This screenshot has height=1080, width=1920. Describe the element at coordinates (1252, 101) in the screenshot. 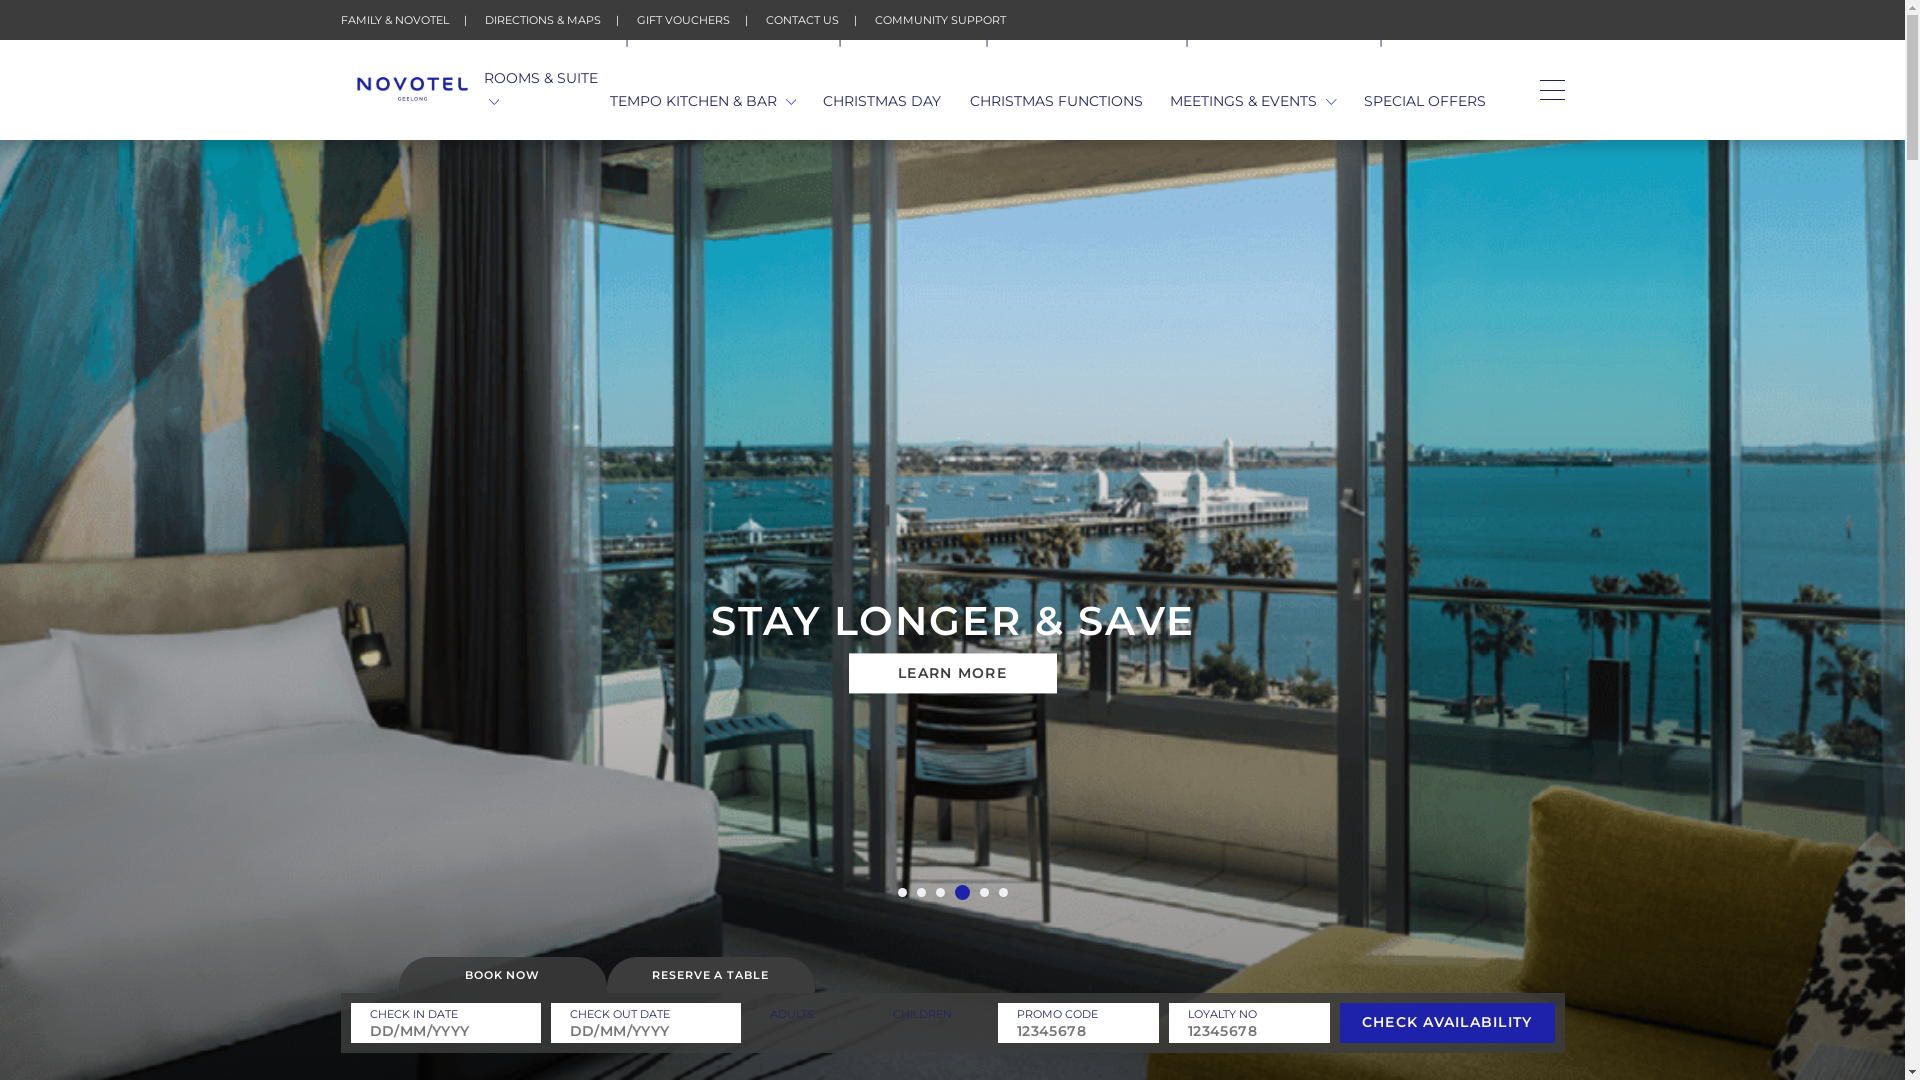

I see `'MEETINGS & EVENTS'` at that location.